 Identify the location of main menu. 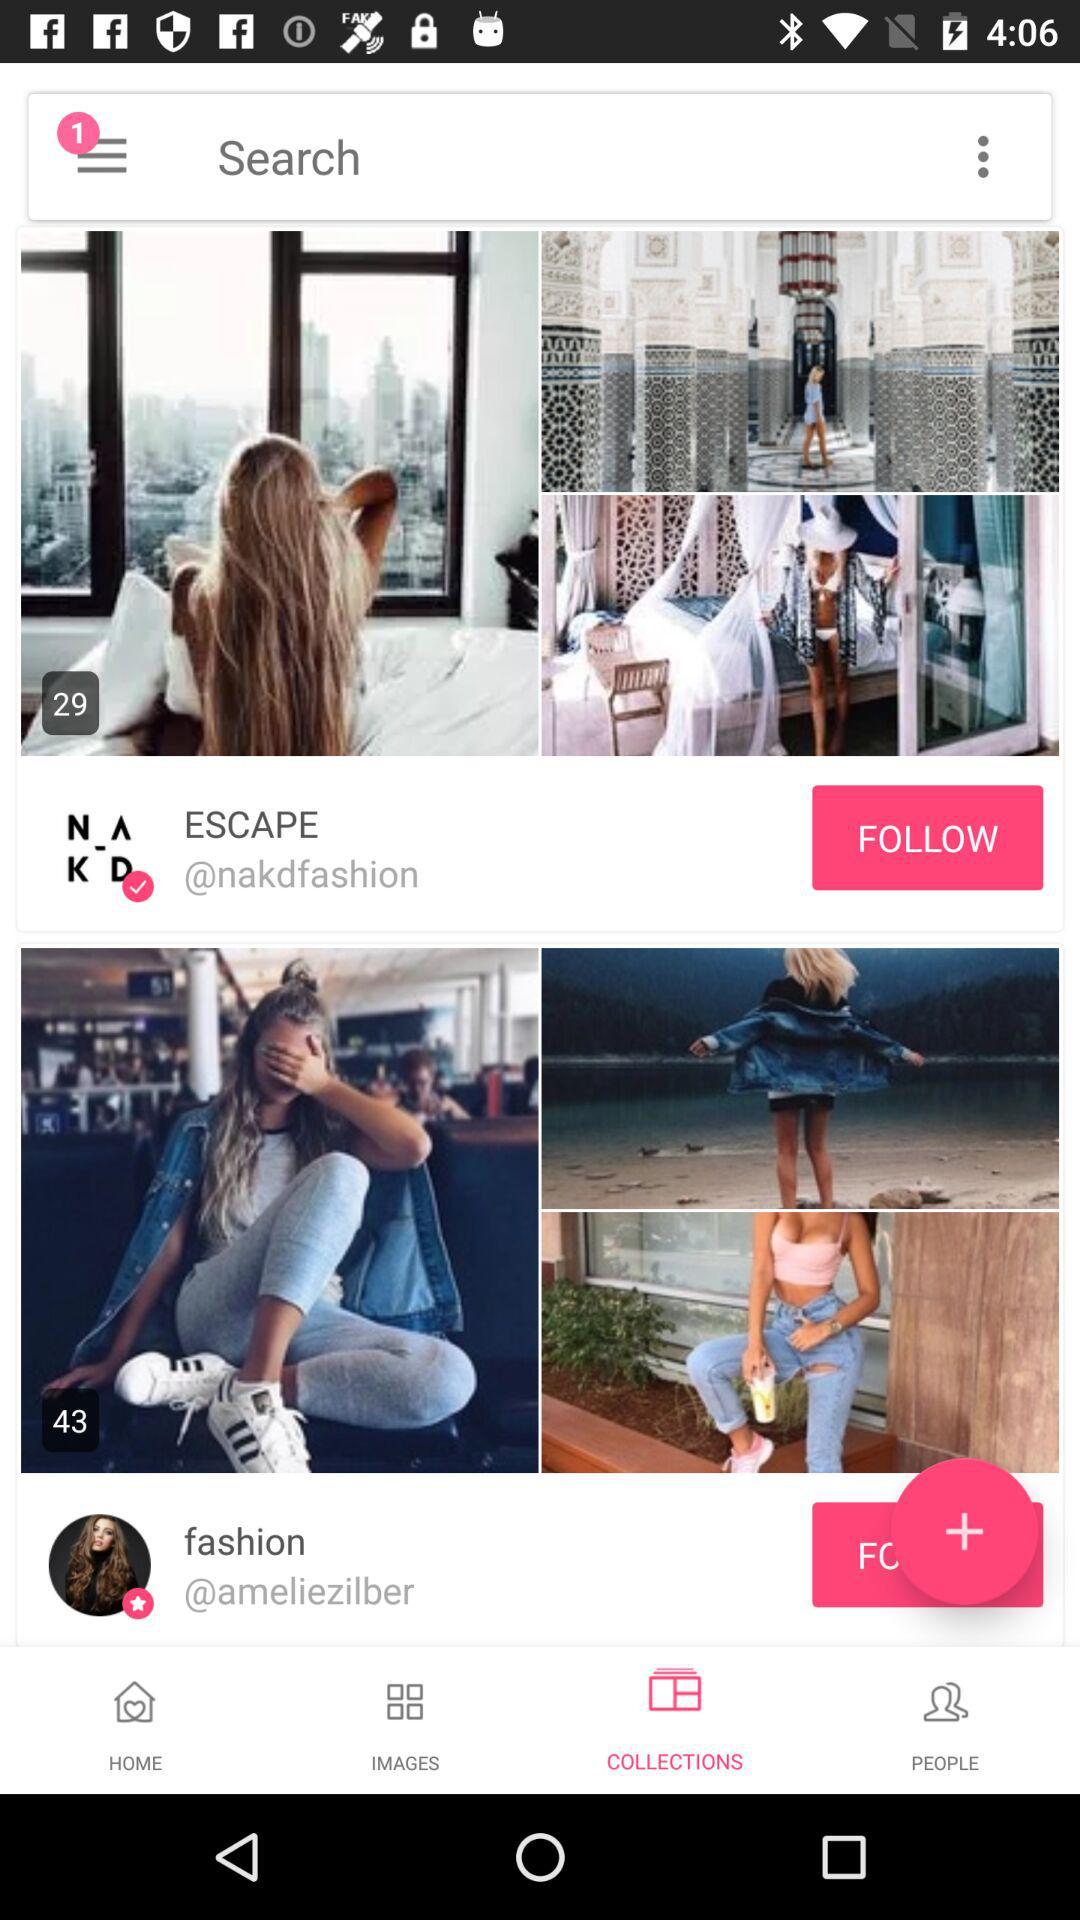
(101, 155).